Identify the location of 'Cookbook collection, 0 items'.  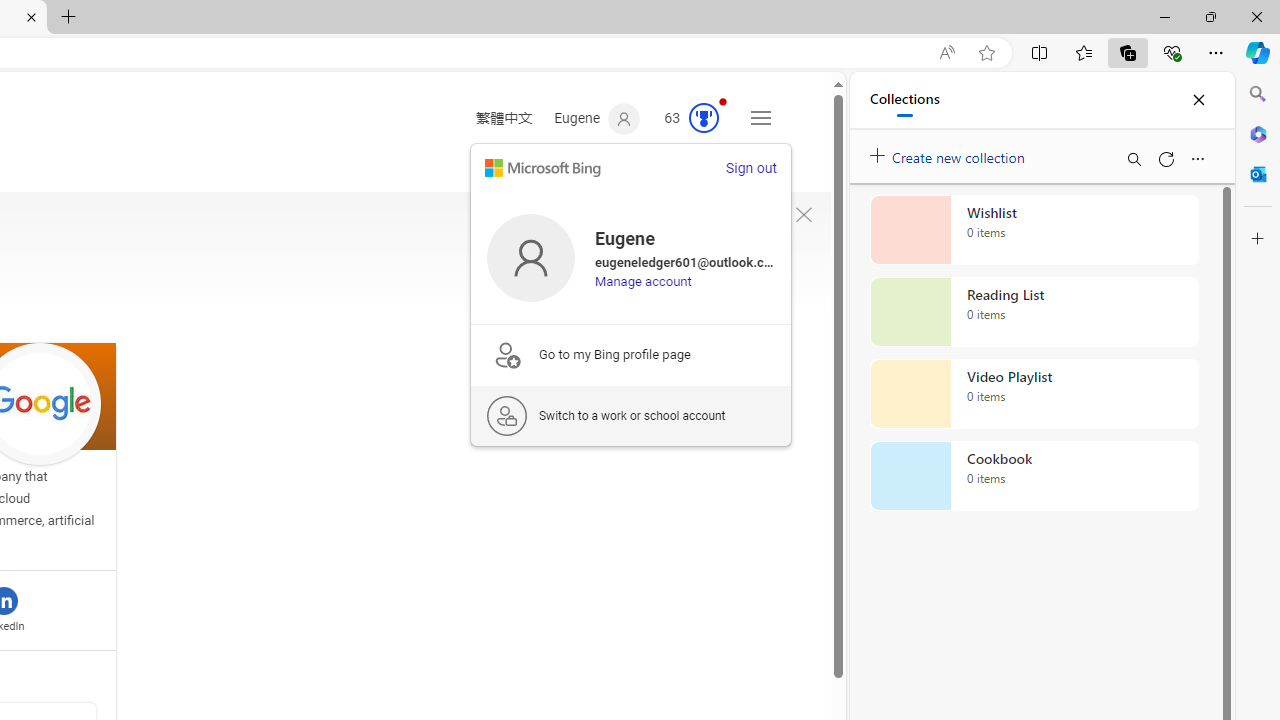
(1034, 475).